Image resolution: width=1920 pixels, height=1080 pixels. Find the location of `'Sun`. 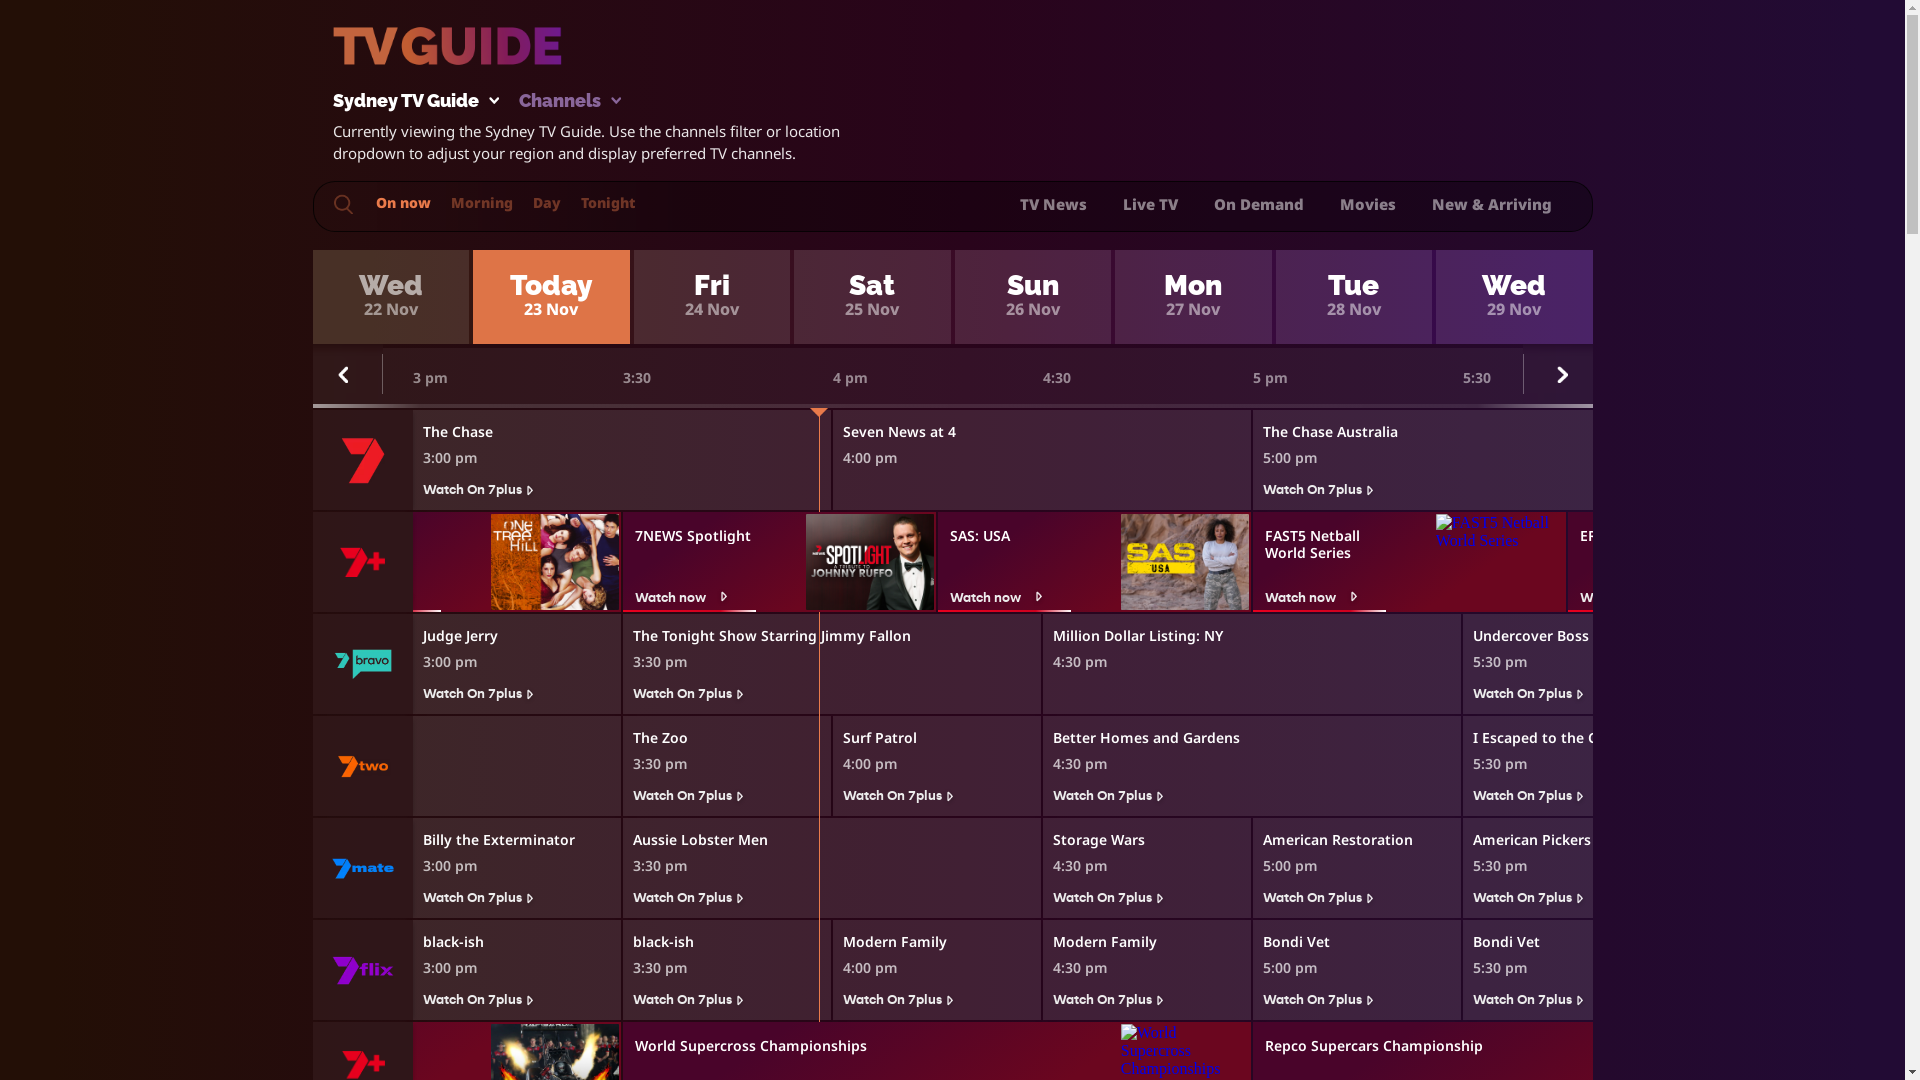

'Sun is located at coordinates (1032, 297).